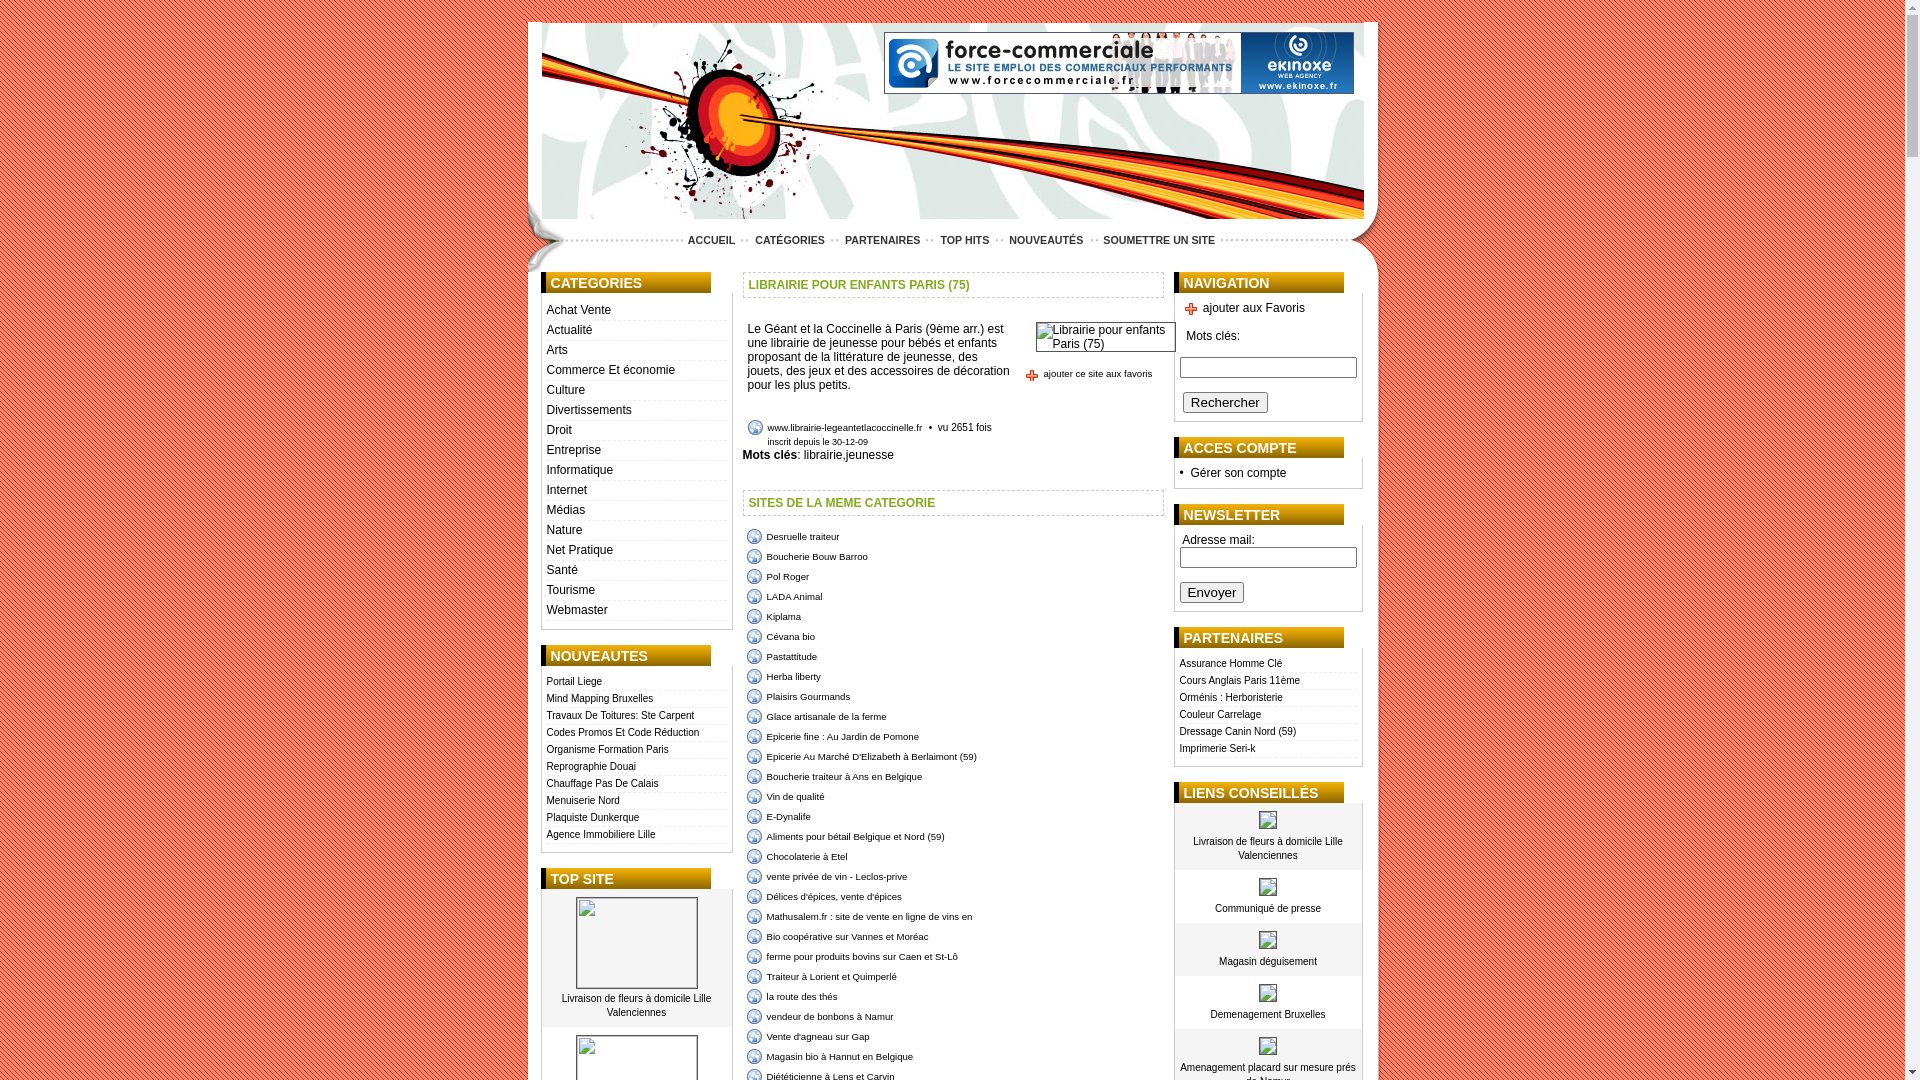  What do you see at coordinates (1267, 749) in the screenshot?
I see `'Imprimerie Seri-k'` at bounding box center [1267, 749].